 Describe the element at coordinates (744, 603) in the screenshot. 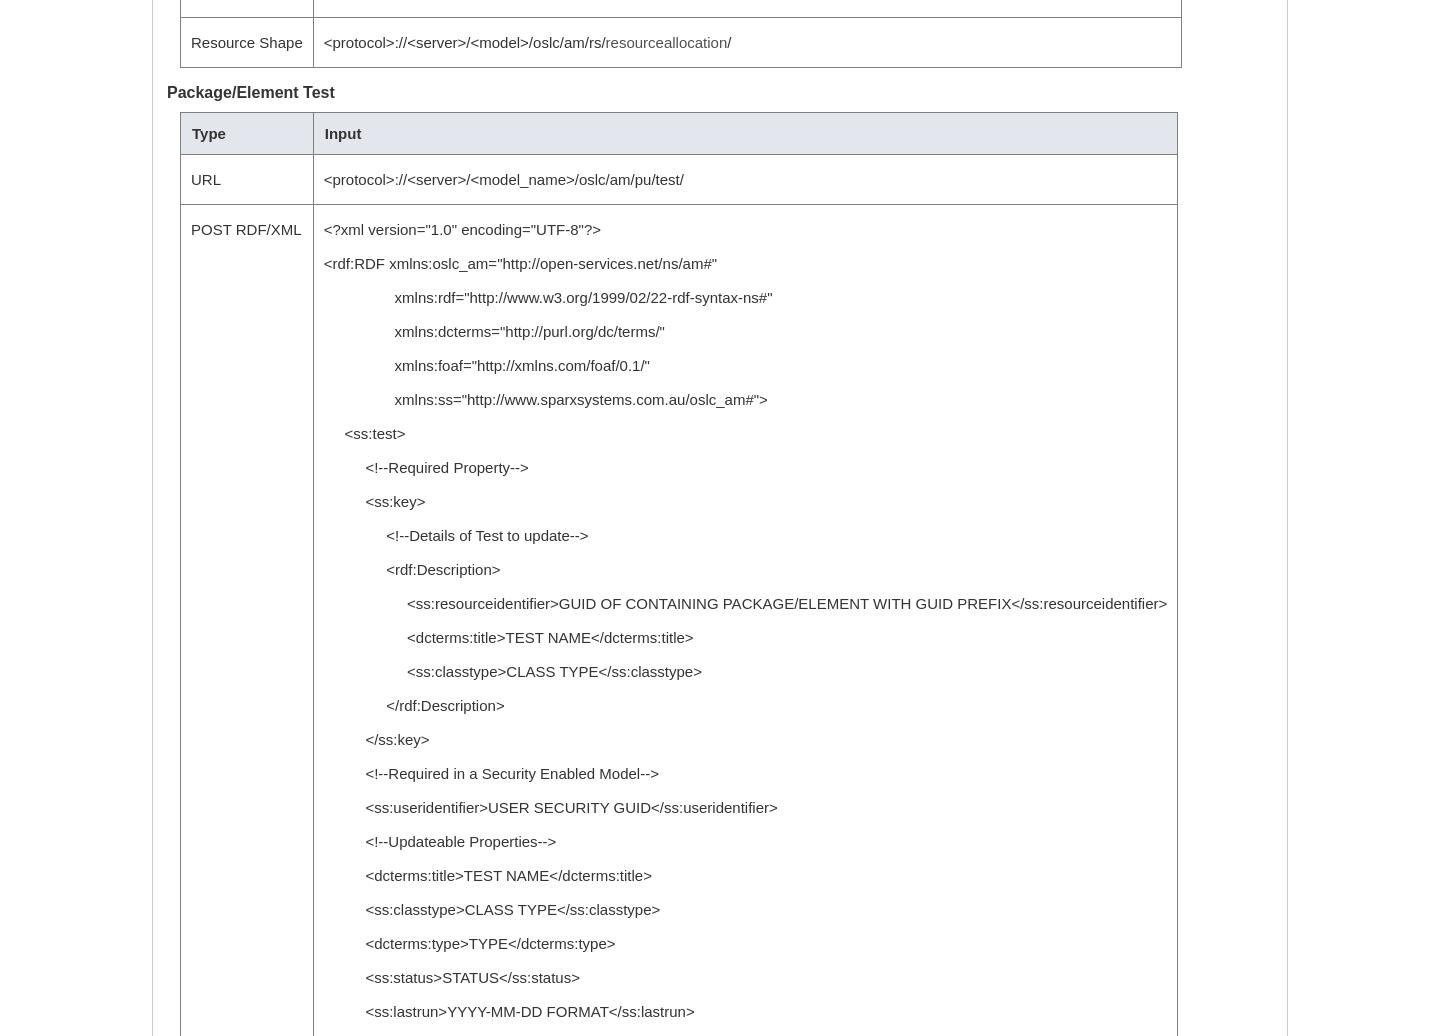

I see `'<ss:resourceidentifier>GUID OF CONTAINING PACKAGE/ELEMENT WITH GUID PREFIX</ss:resourceidentifier>'` at that location.